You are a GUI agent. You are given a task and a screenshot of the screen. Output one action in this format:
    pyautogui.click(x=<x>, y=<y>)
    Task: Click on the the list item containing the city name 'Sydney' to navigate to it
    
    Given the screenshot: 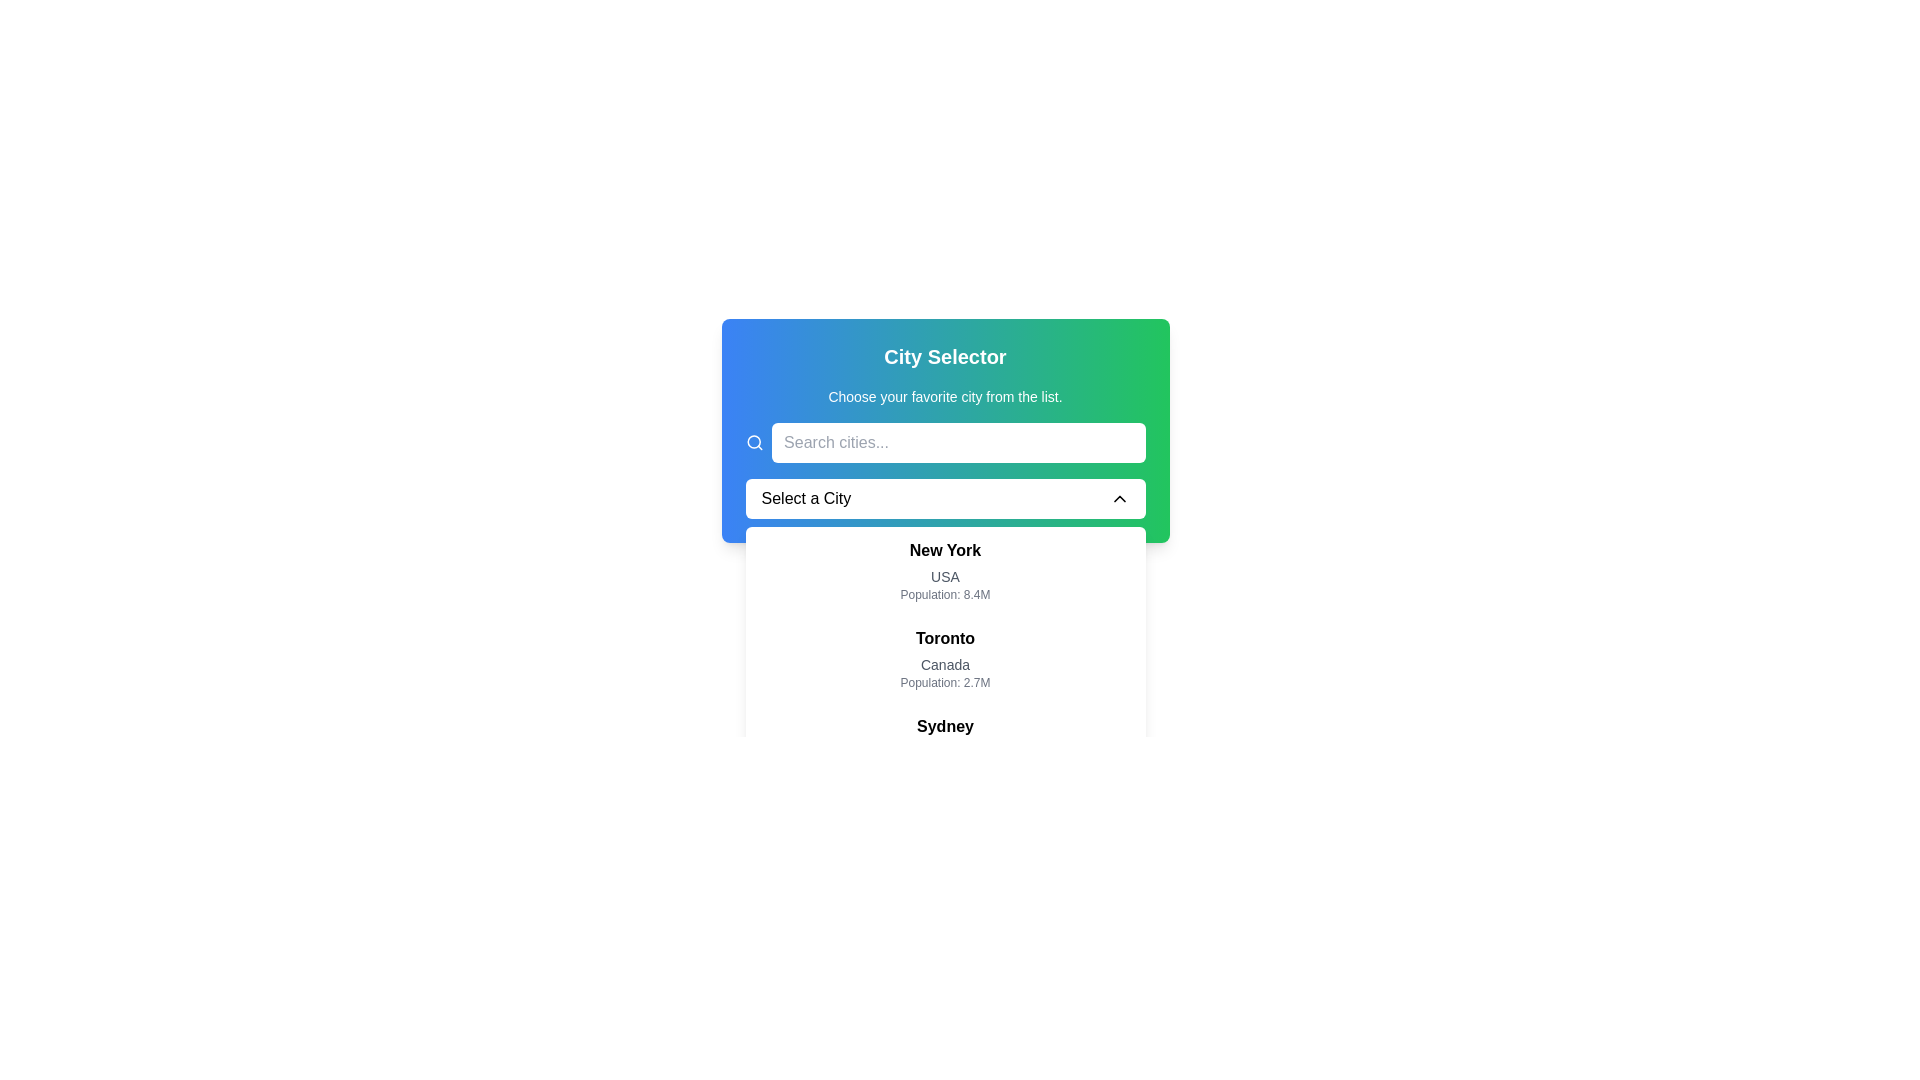 What is the action you would take?
    pyautogui.click(x=944, y=747)
    